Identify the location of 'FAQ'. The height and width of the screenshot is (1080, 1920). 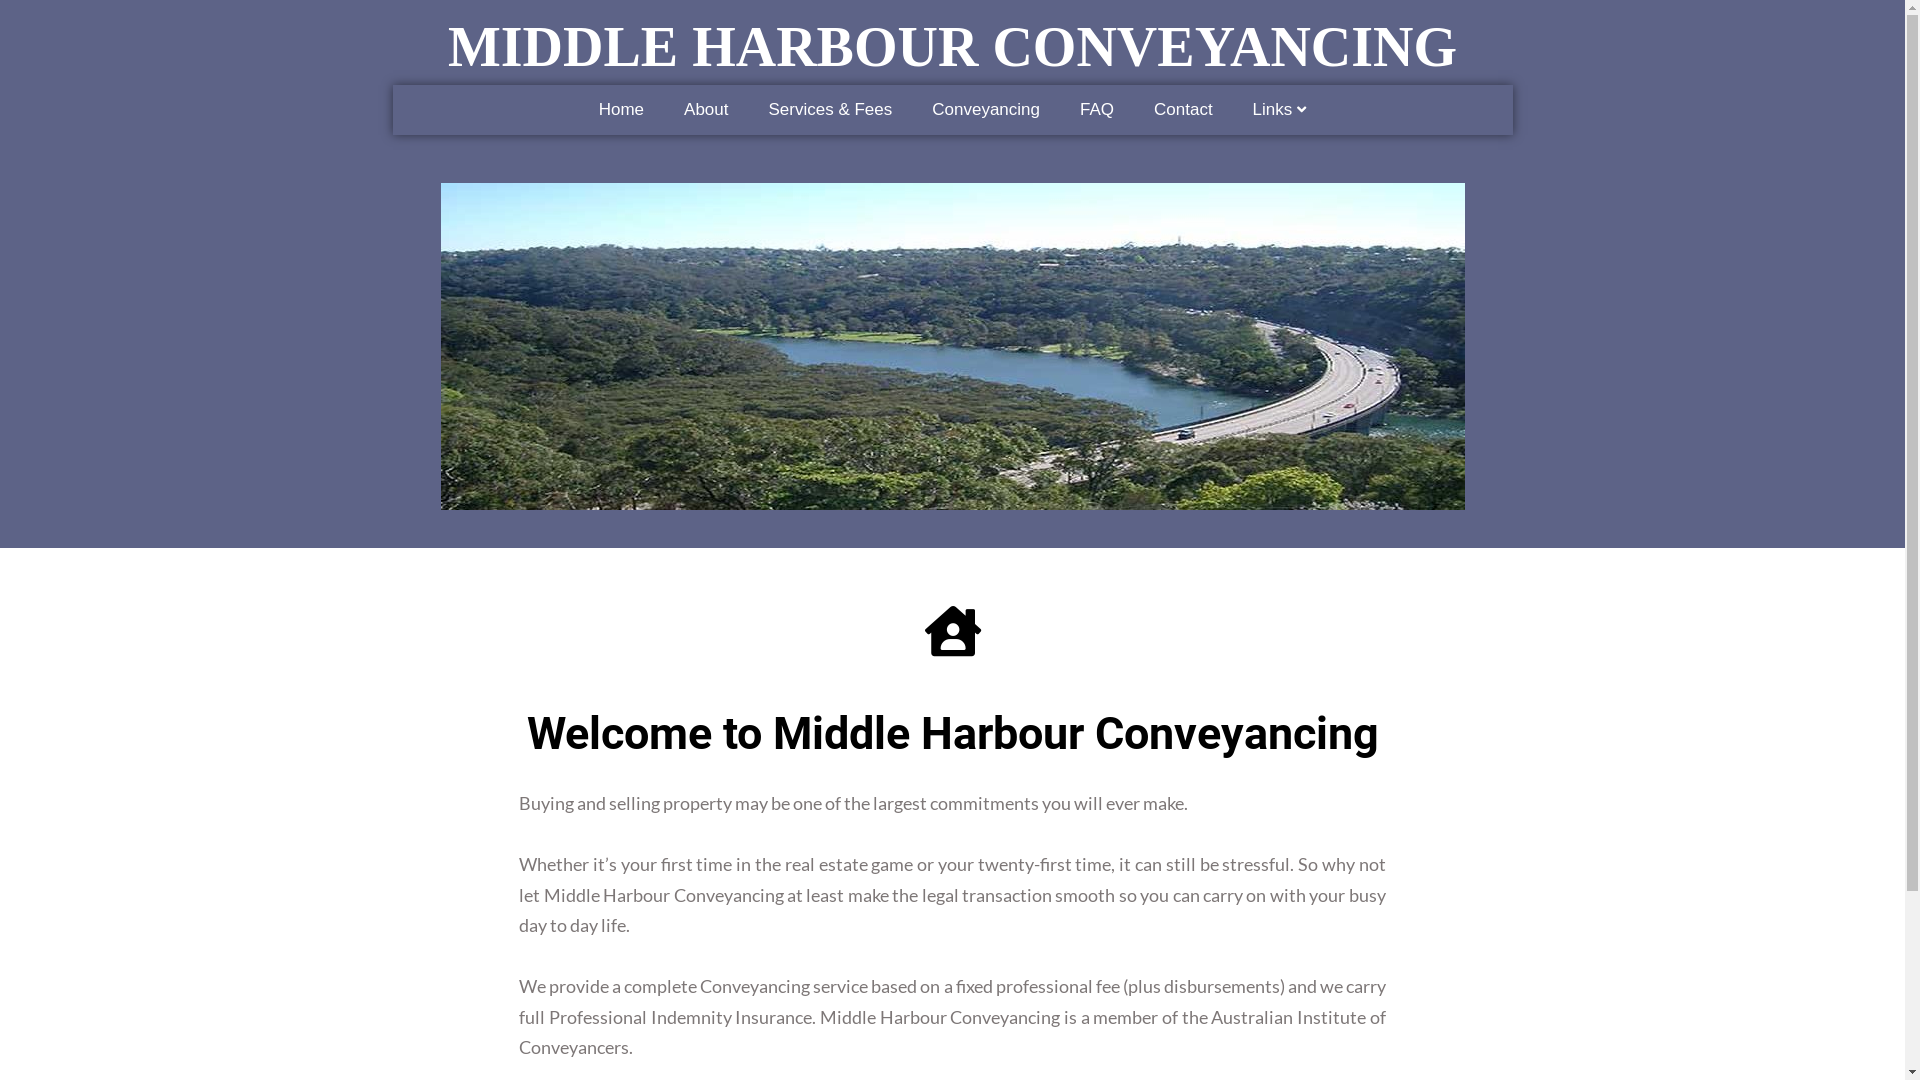
(1096, 110).